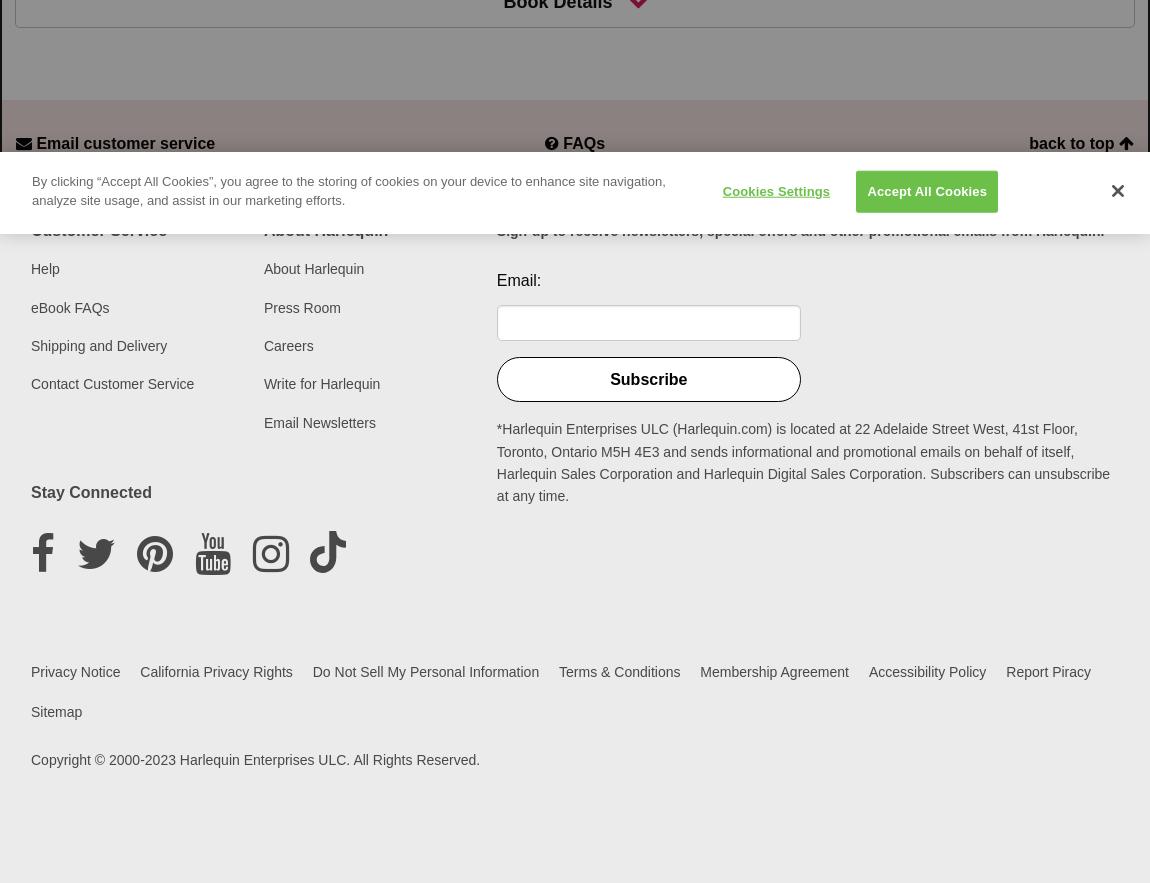  What do you see at coordinates (89, 492) in the screenshot?
I see `'Stay Connected'` at bounding box center [89, 492].